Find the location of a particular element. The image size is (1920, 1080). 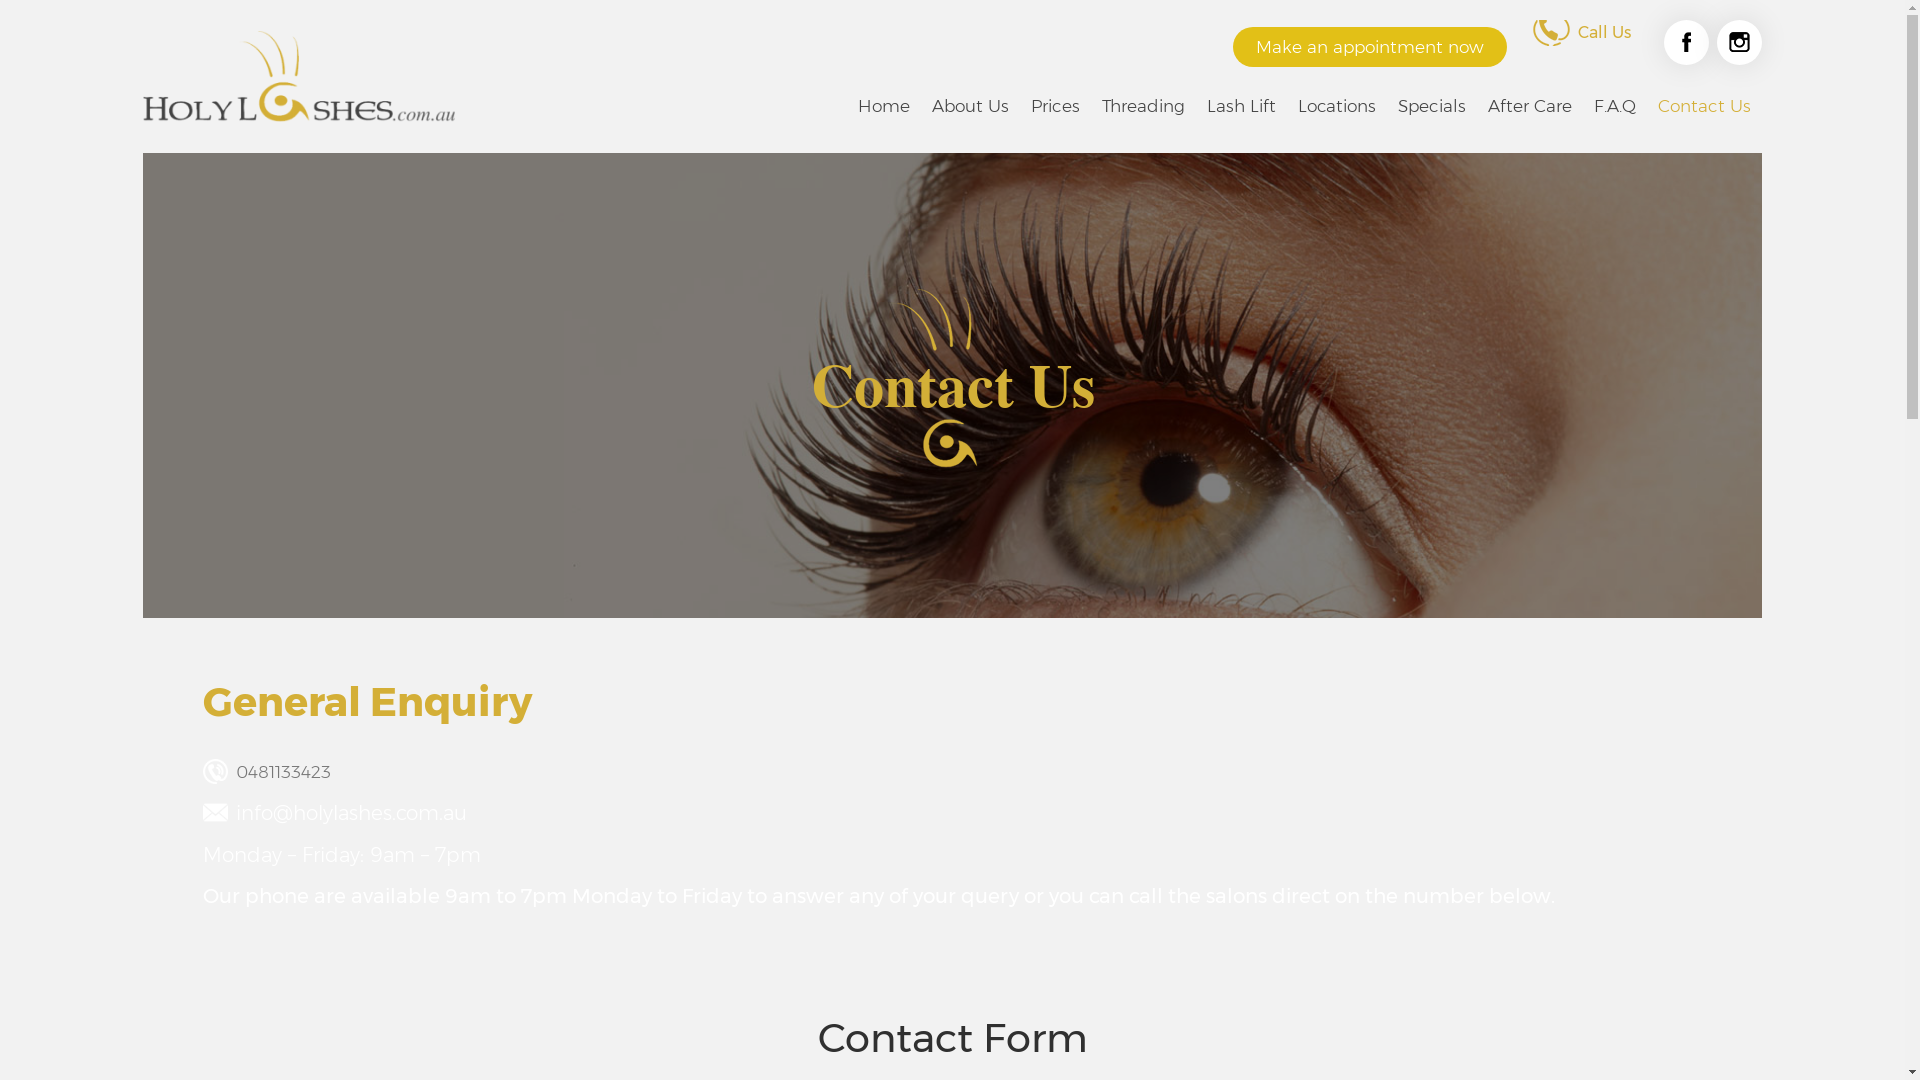

'Instagram' is located at coordinates (1716, 42).